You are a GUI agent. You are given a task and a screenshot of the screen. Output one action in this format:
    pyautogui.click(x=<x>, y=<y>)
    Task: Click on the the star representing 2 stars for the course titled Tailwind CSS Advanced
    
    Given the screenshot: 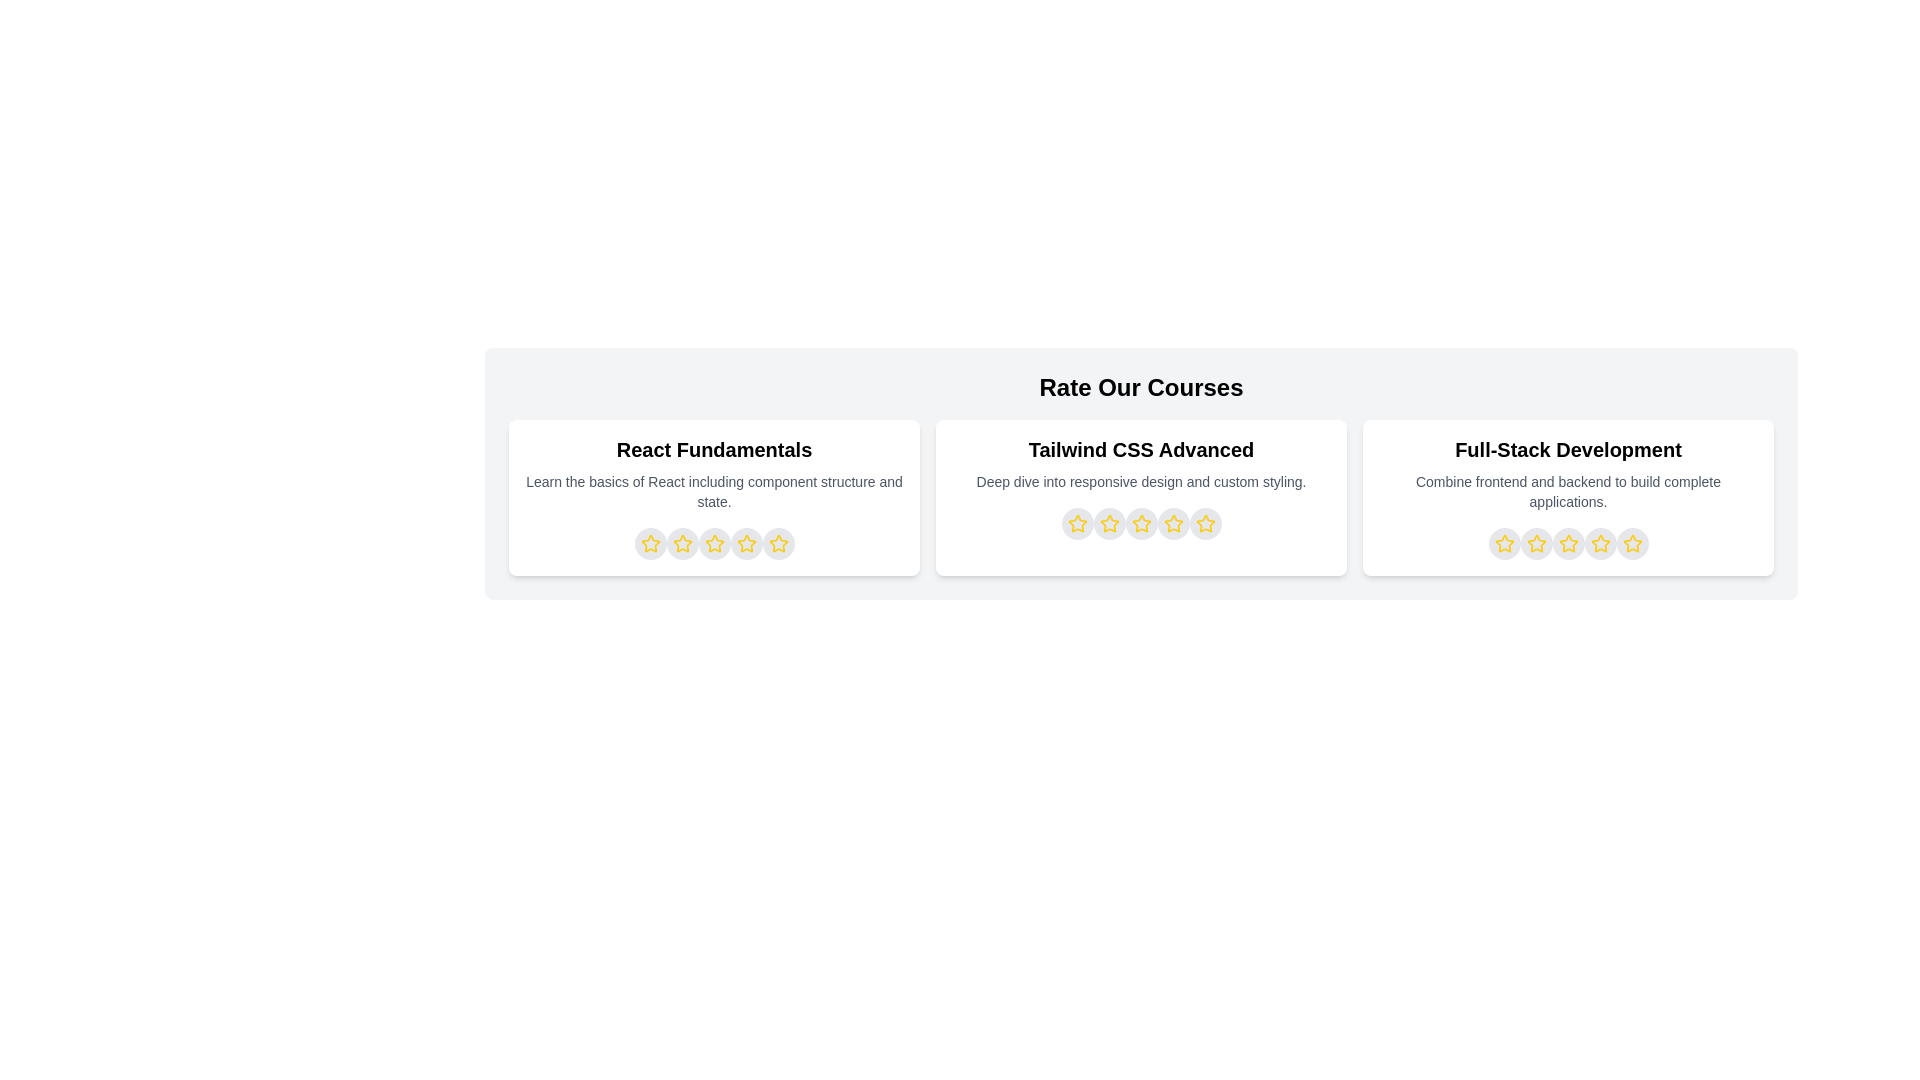 What is the action you would take?
    pyautogui.click(x=1108, y=523)
    